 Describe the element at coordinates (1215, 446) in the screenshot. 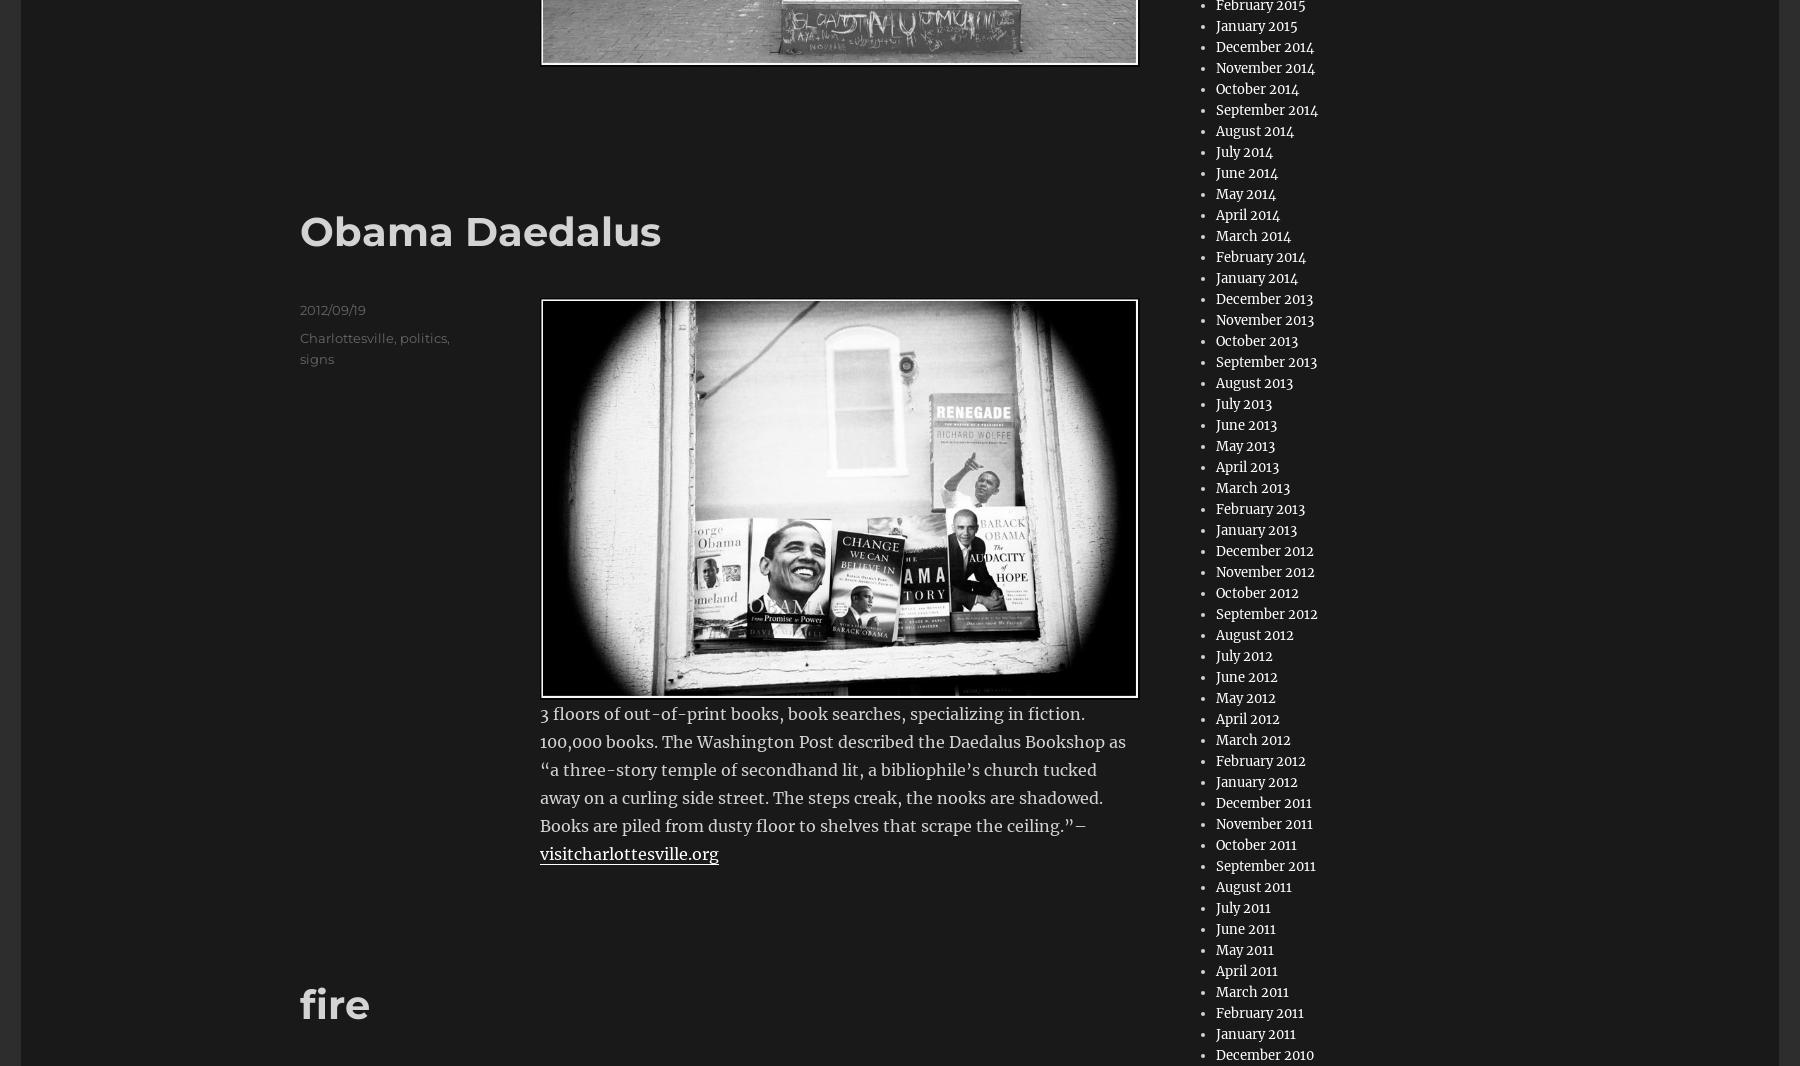

I see `'May 2013'` at that location.